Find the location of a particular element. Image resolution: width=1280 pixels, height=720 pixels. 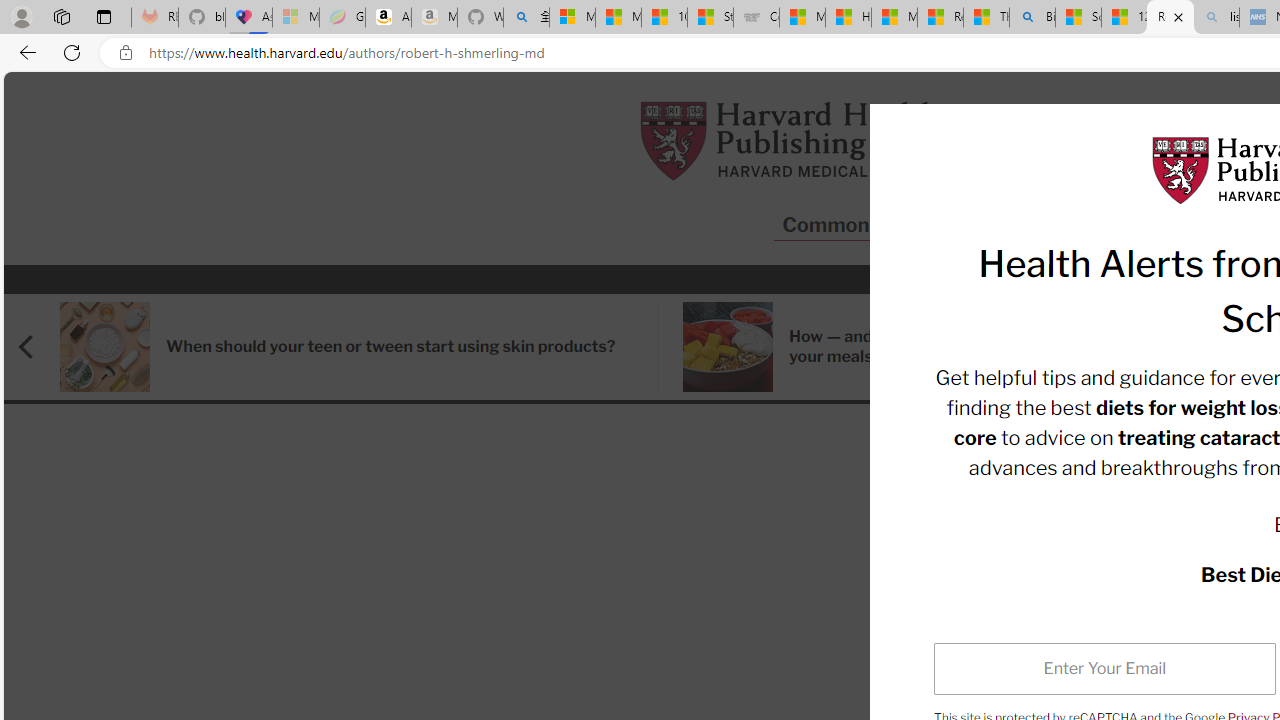

'Enter Your Email' is located at coordinates (1104, 668).